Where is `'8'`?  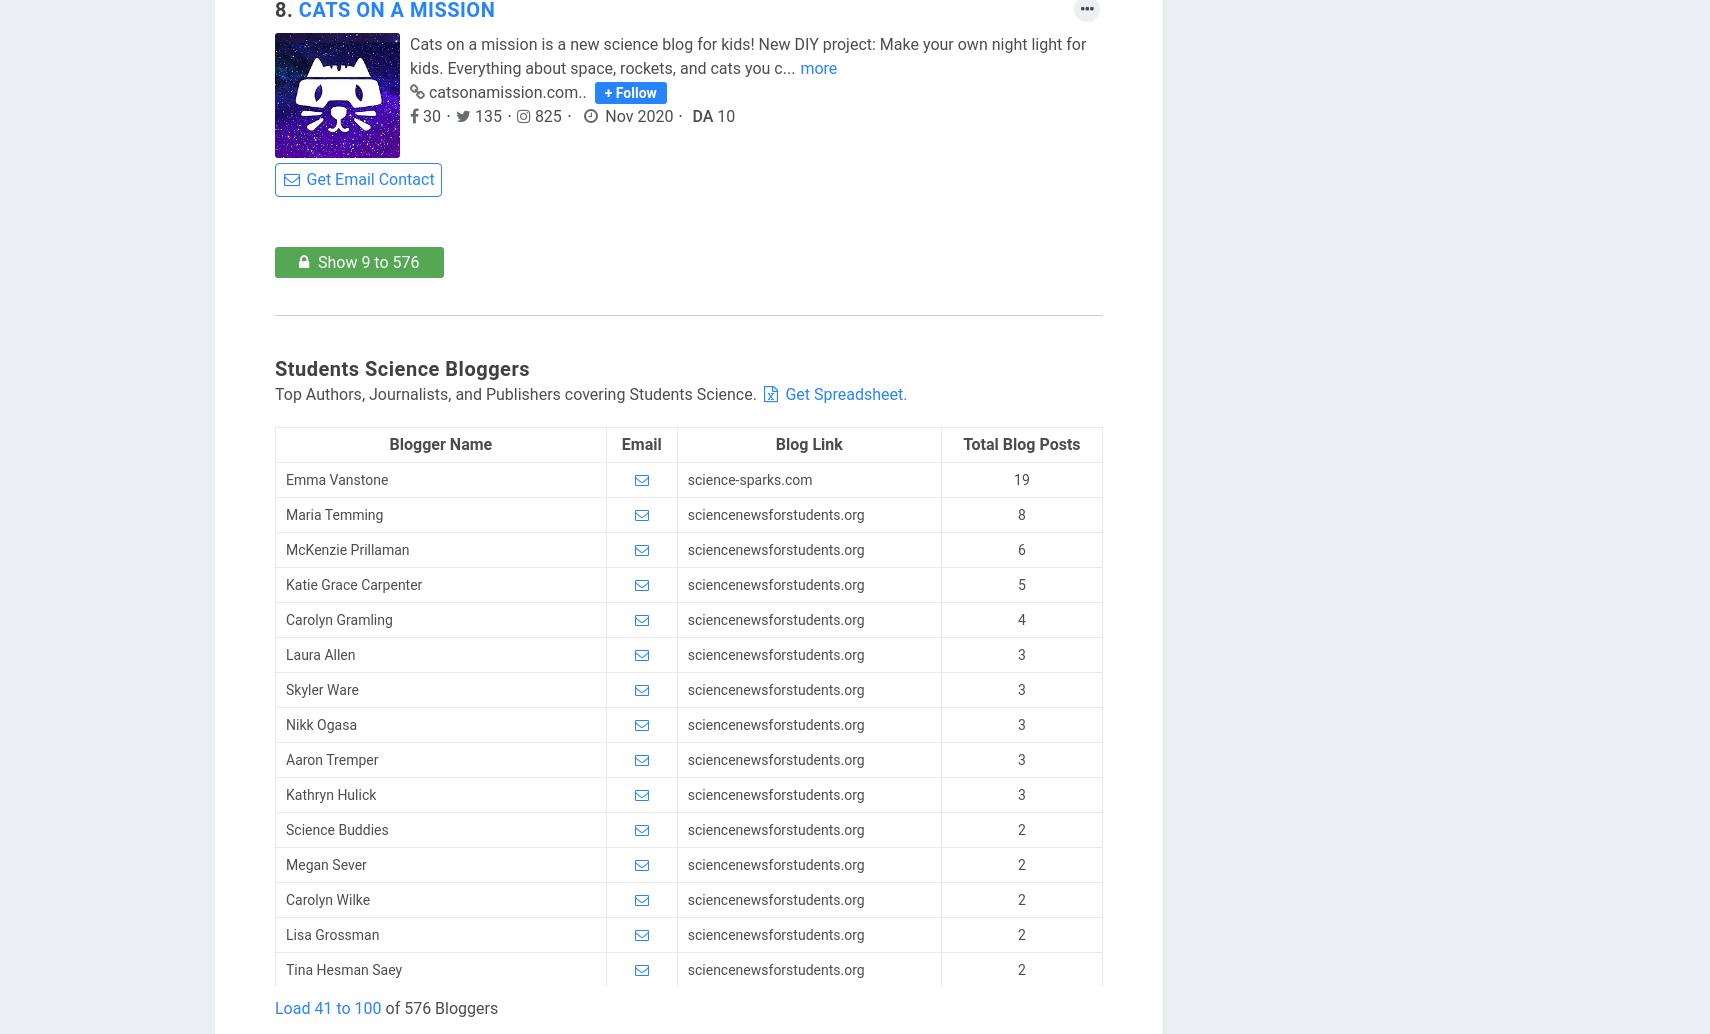 '8' is located at coordinates (1016, 513).